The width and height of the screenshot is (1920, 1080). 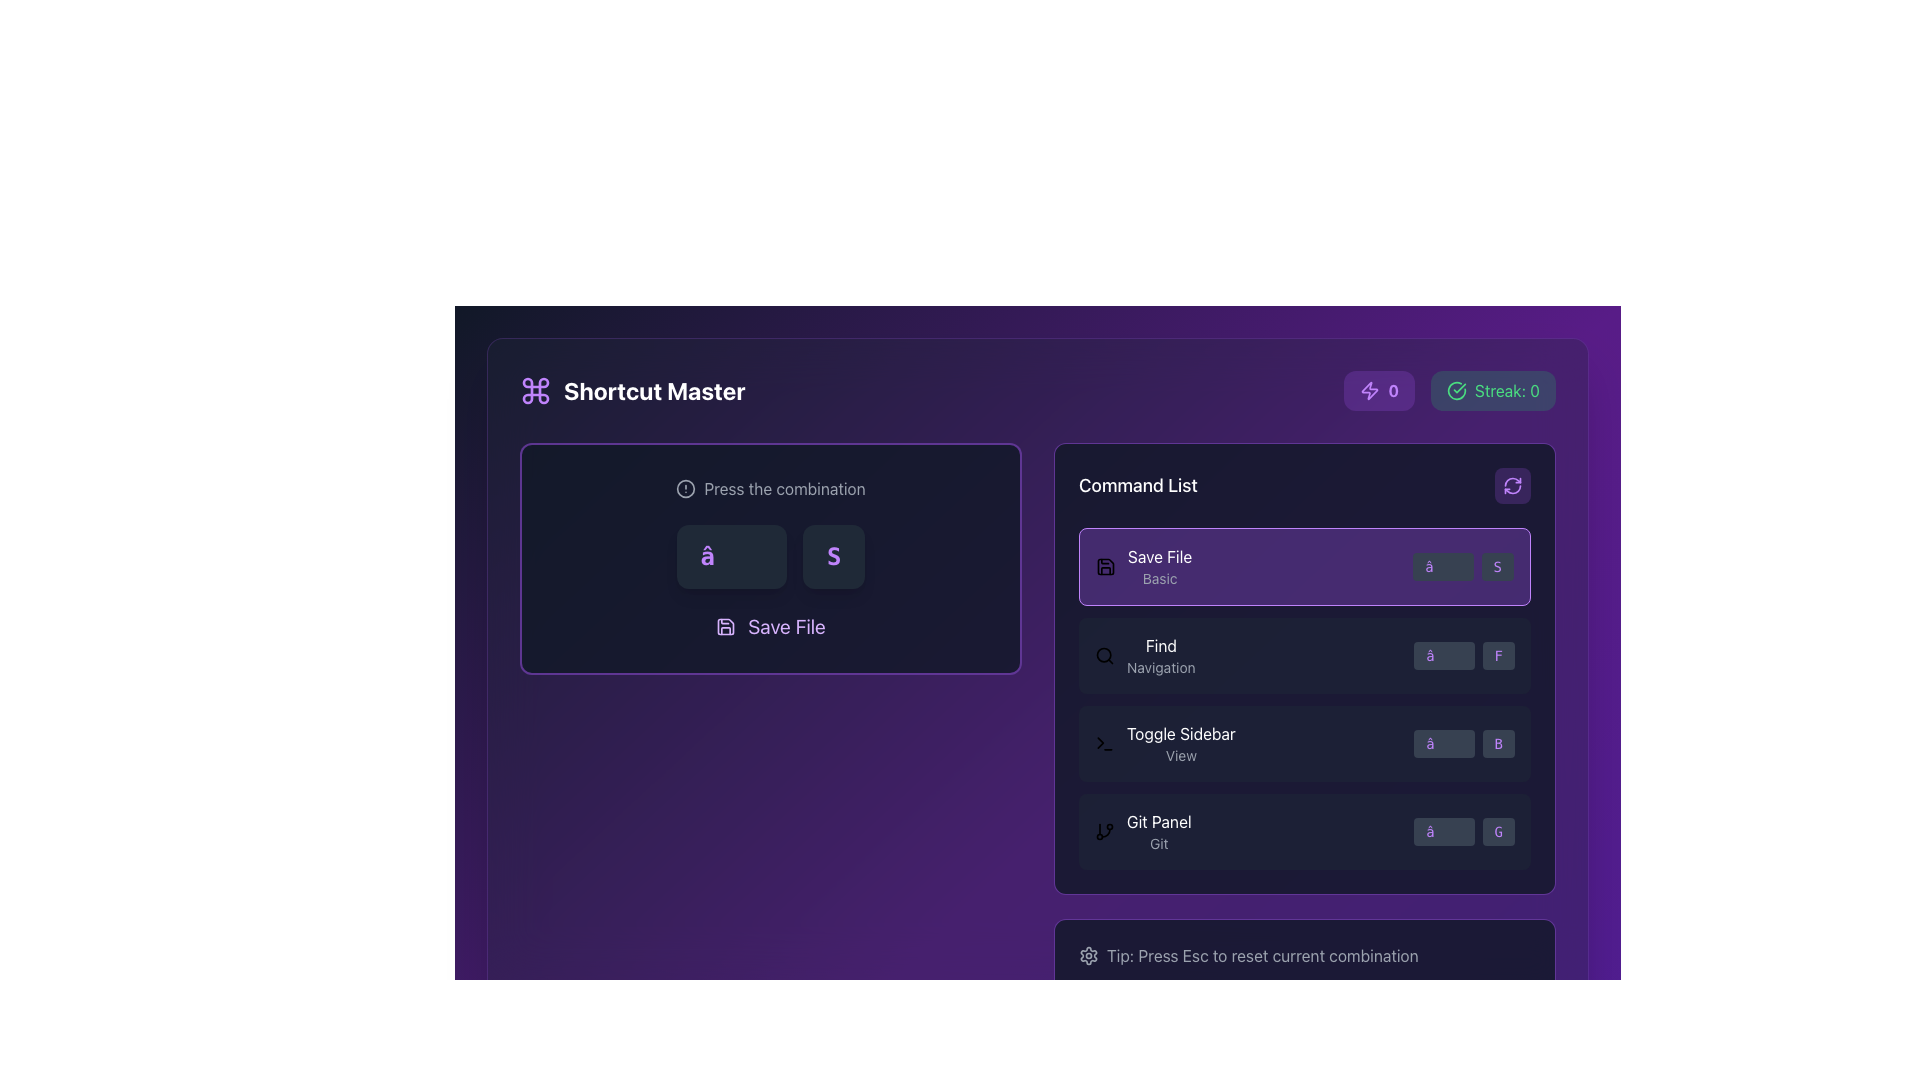 What do you see at coordinates (1159, 821) in the screenshot?
I see `the 'Git Panel' text label located in the 'Command List' section on the right side of the interface, which indicates the functionality of the subsequent 'Git' section` at bounding box center [1159, 821].